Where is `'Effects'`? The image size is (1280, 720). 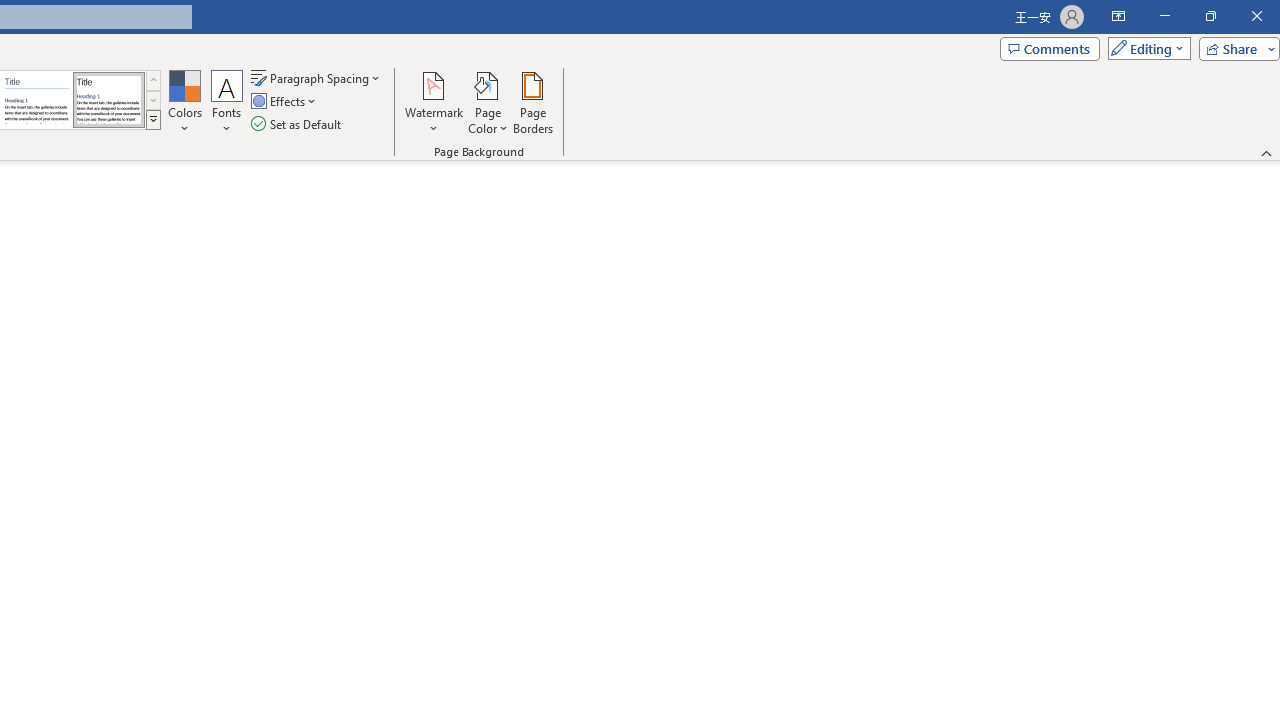 'Effects' is located at coordinates (284, 101).